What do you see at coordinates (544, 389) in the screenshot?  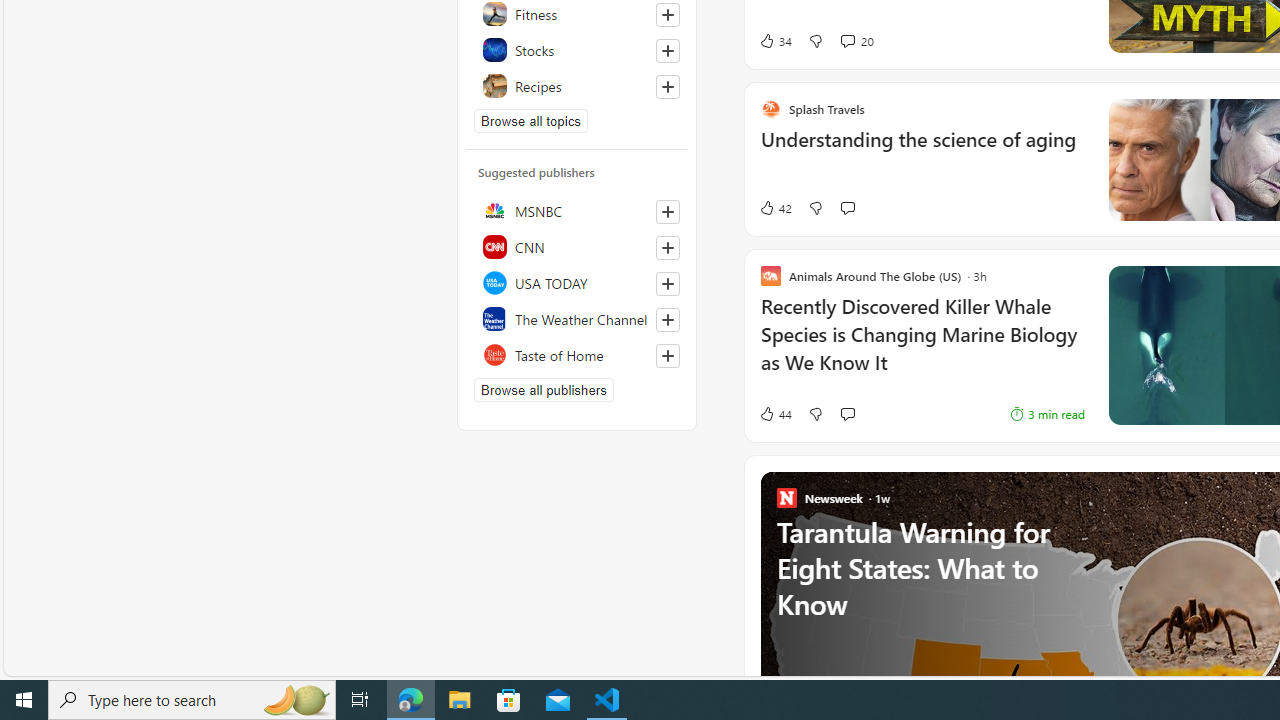 I see `'Browse all publishers'` at bounding box center [544, 389].